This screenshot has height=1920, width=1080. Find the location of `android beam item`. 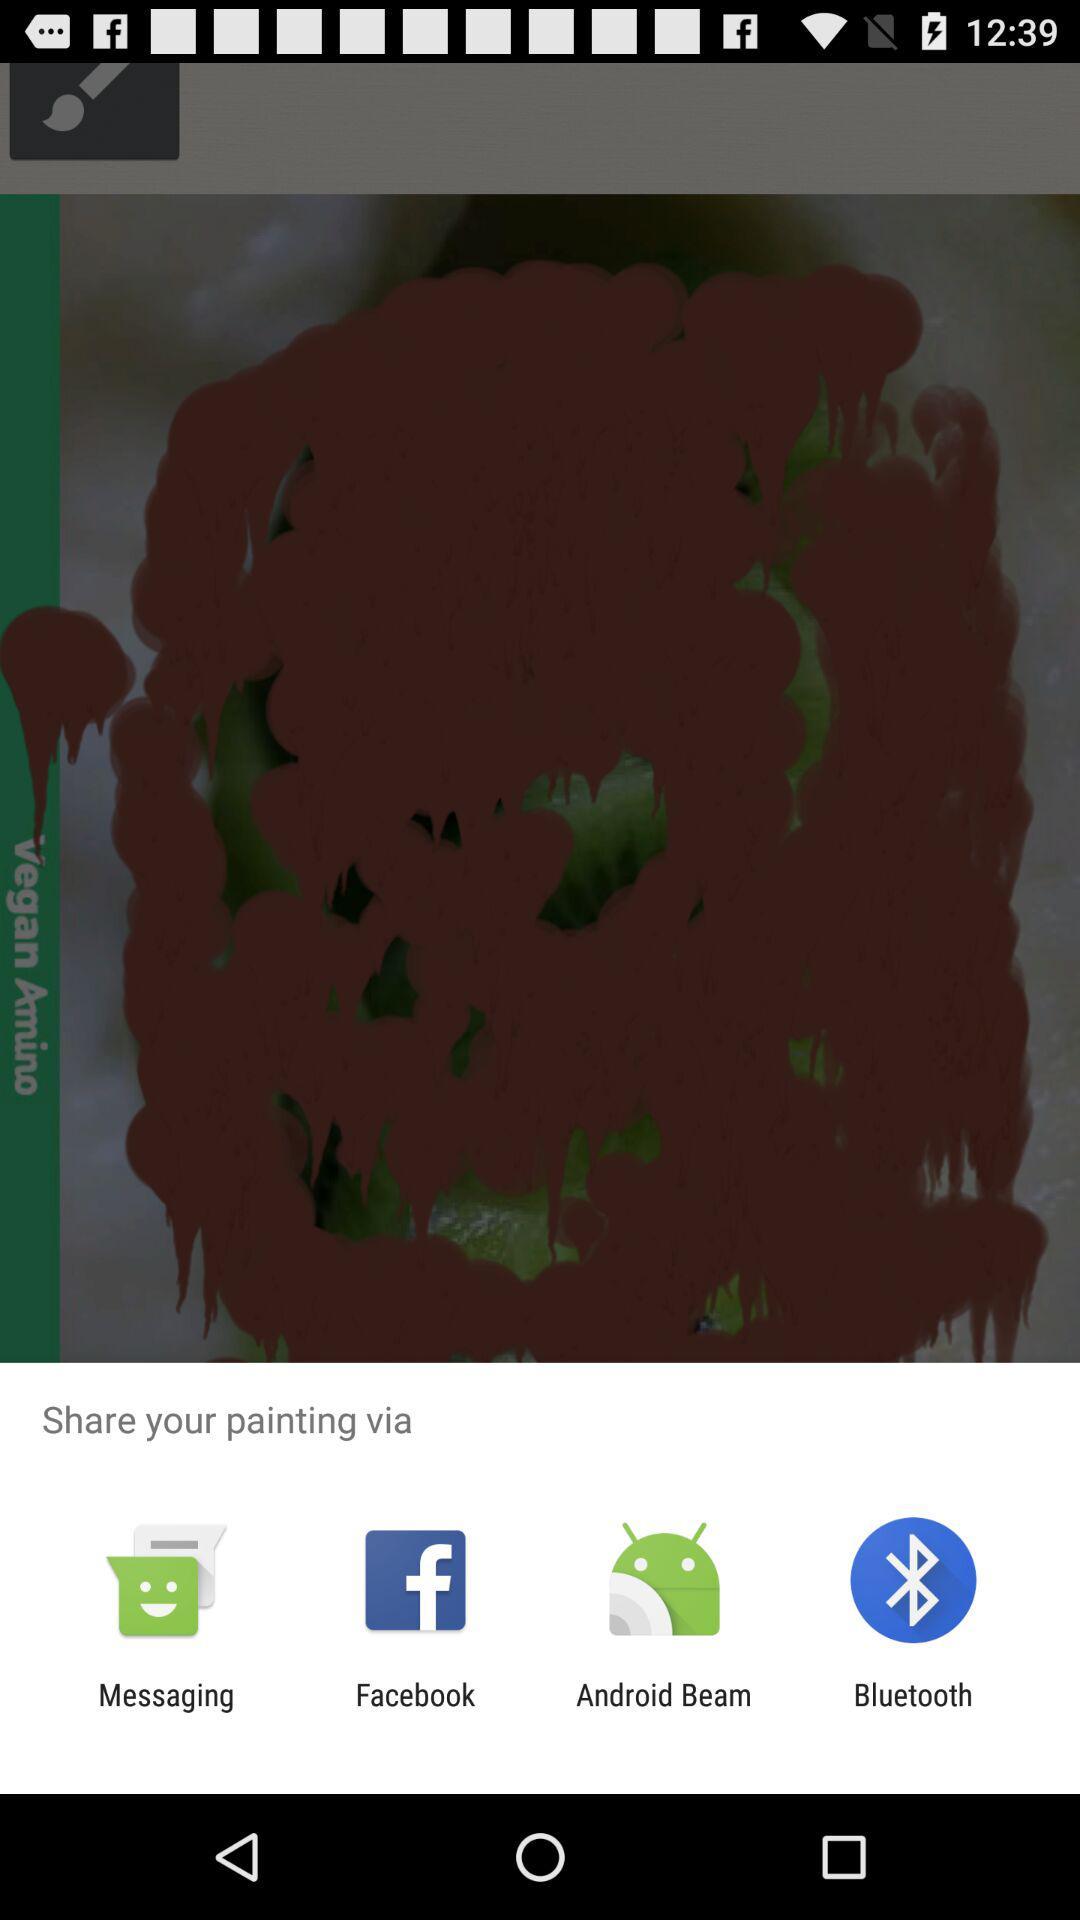

android beam item is located at coordinates (664, 1711).